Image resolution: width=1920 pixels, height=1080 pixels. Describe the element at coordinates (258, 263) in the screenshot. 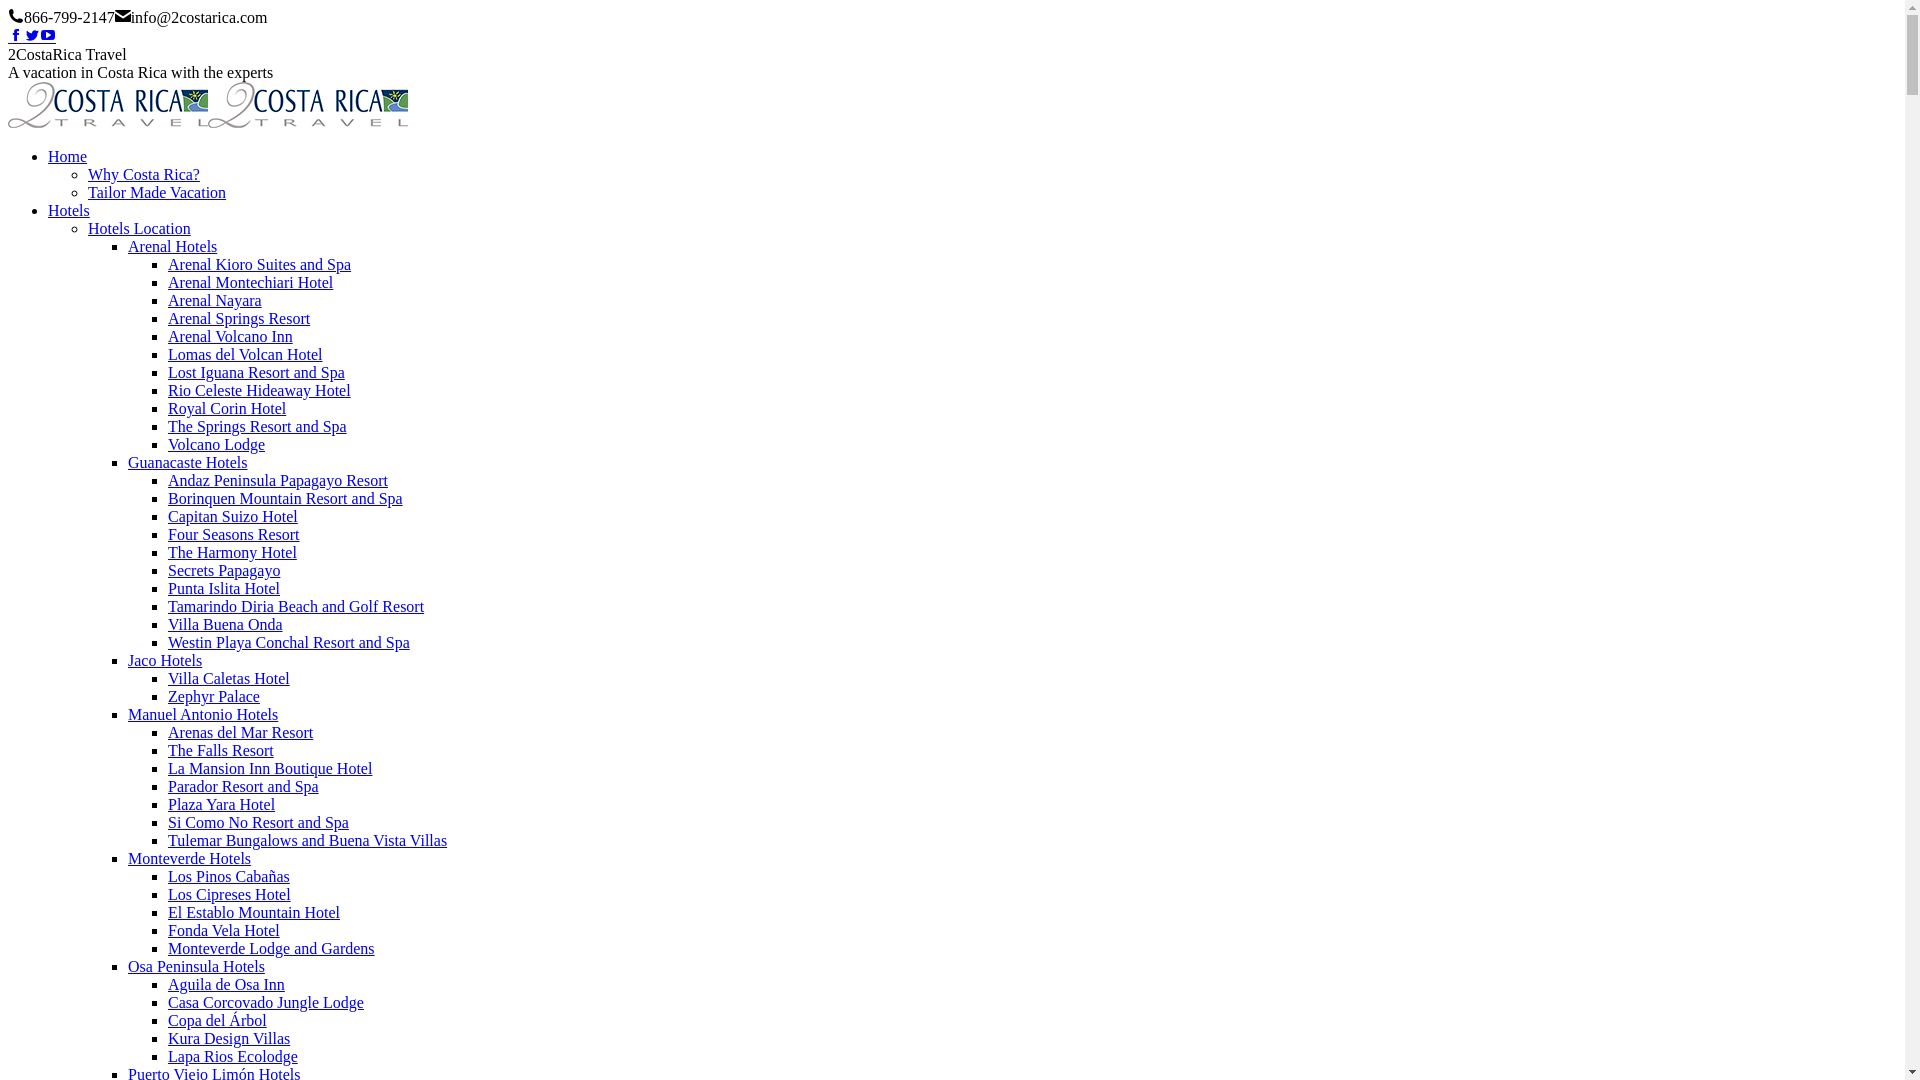

I see `'Arenal Kioro Suites and Spa'` at that location.